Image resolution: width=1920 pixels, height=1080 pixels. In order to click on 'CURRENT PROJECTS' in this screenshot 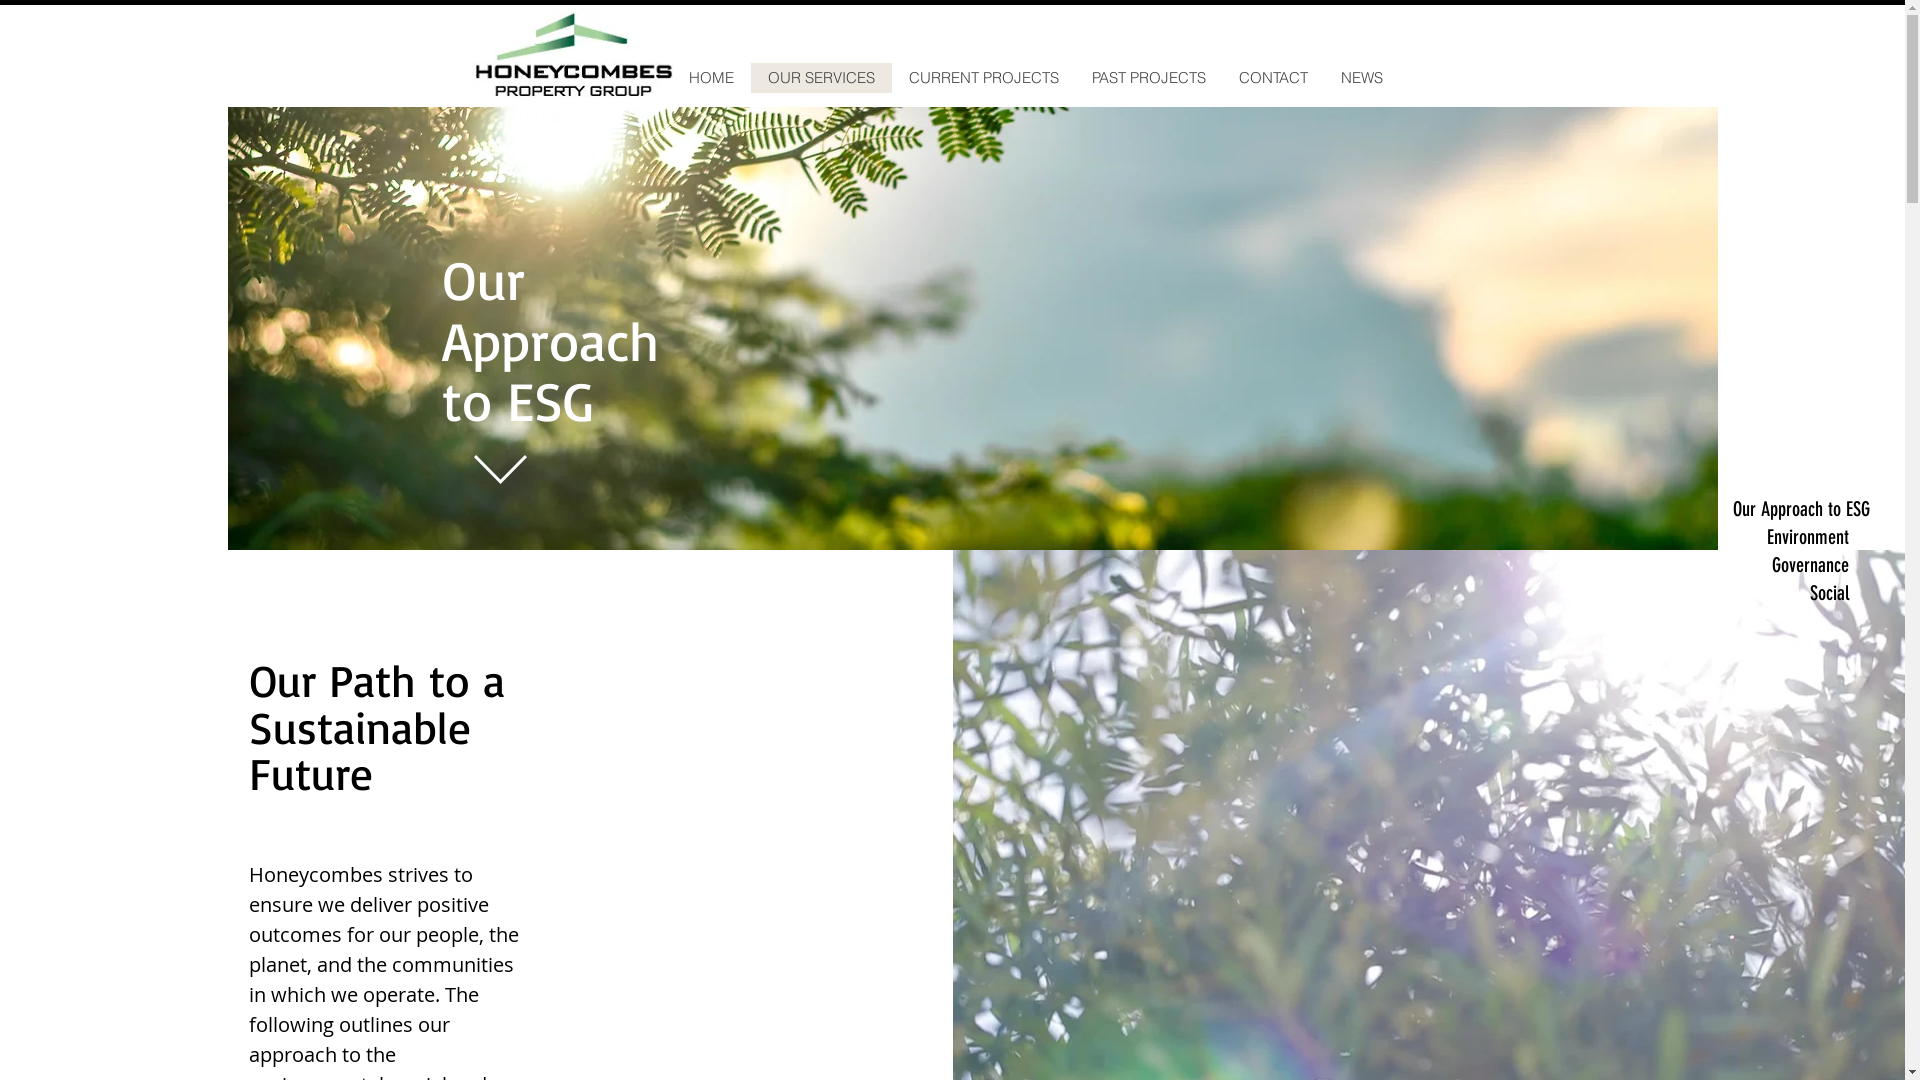, I will do `click(891, 76)`.